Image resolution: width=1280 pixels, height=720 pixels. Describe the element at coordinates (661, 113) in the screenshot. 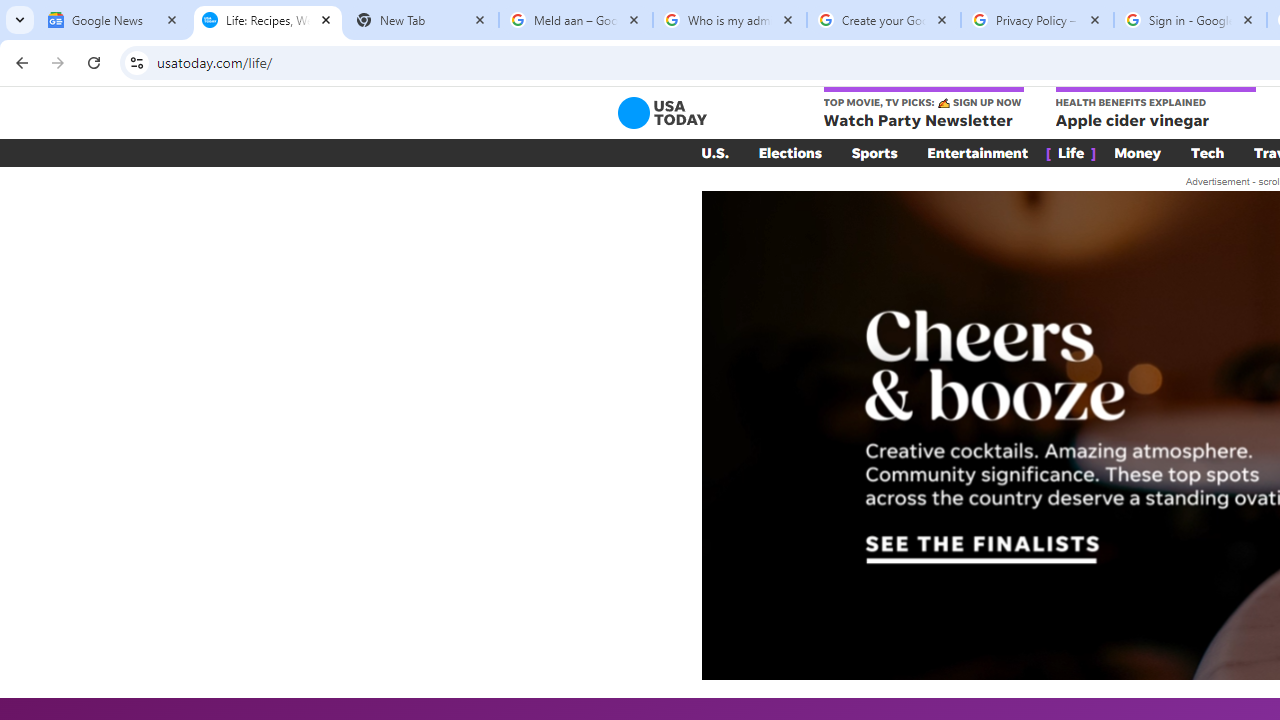

I see `'USA TODAY'` at that location.